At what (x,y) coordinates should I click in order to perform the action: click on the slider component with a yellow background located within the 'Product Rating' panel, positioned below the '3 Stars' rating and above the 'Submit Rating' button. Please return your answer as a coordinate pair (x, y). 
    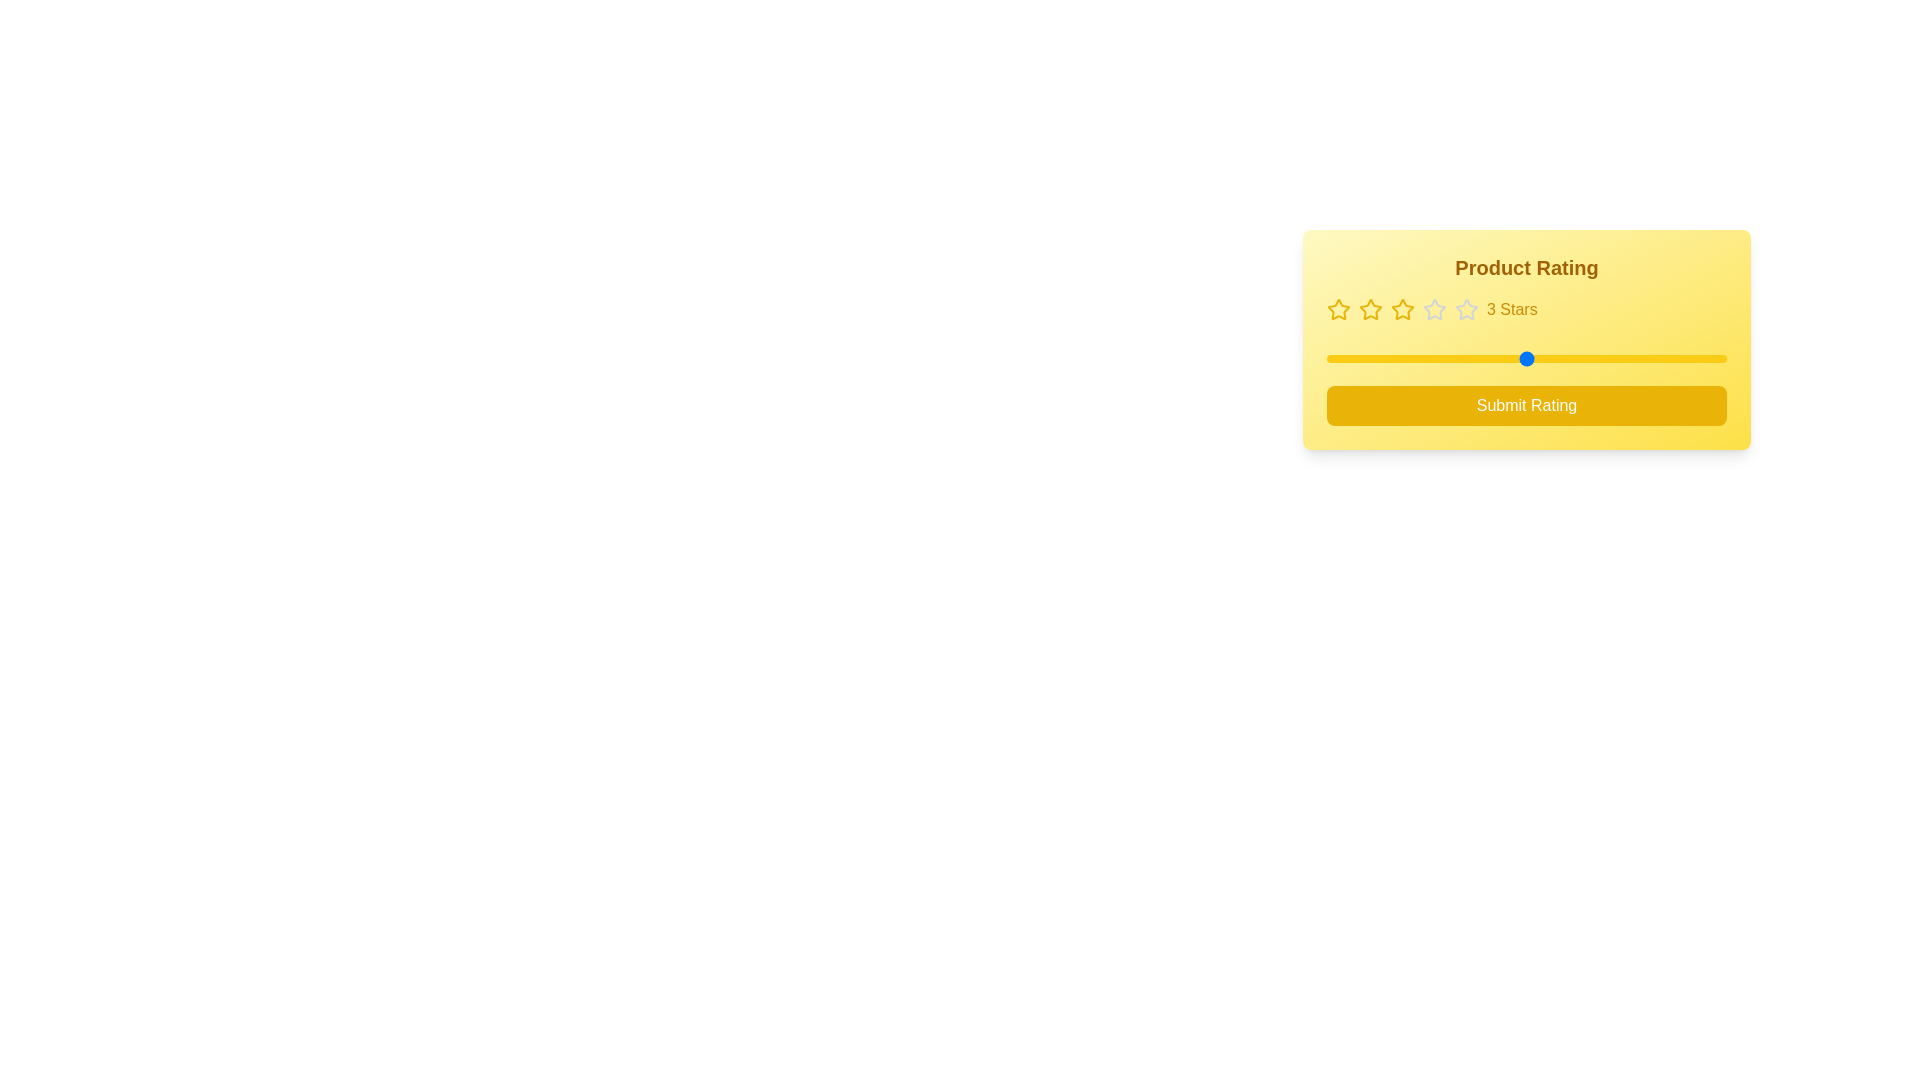
    Looking at the image, I should click on (1525, 357).